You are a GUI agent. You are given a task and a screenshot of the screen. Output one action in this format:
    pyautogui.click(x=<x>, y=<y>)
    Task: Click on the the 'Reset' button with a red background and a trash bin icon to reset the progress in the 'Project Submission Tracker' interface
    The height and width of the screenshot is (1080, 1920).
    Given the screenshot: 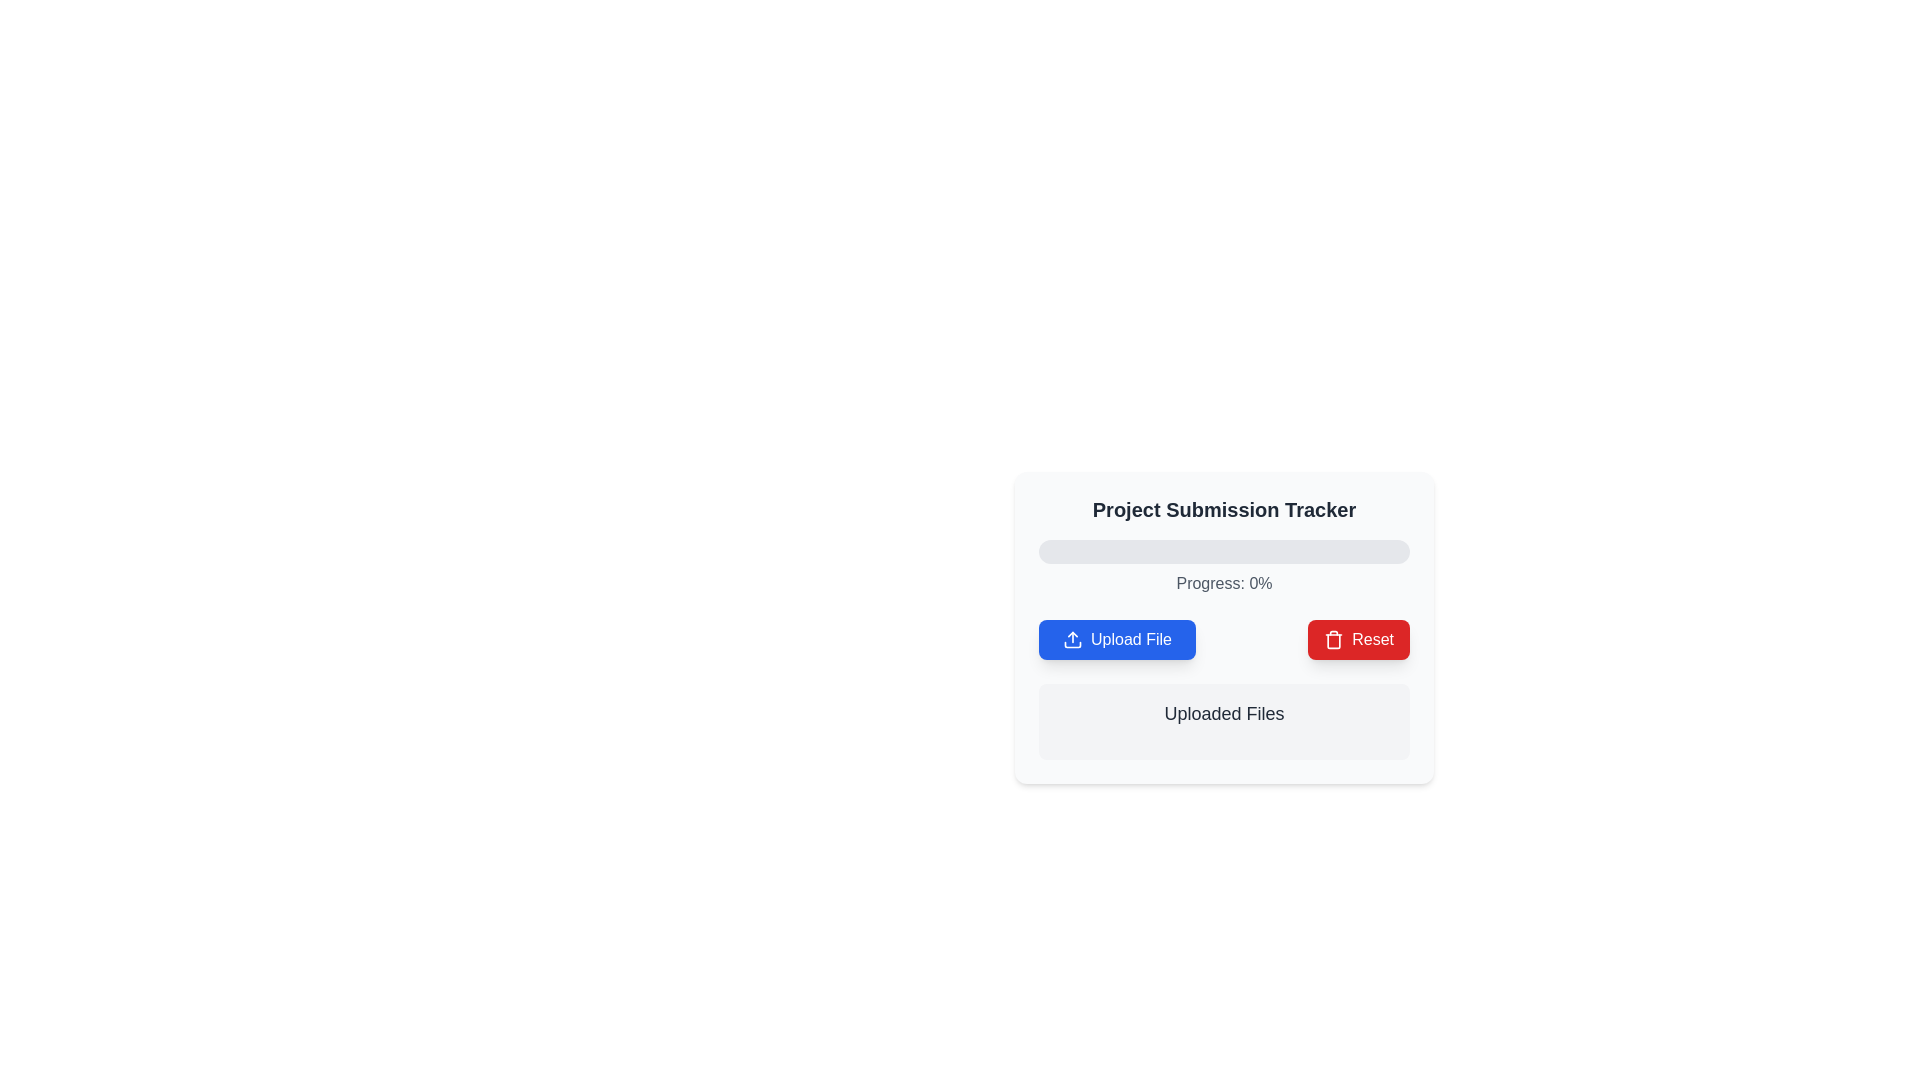 What is the action you would take?
    pyautogui.click(x=1358, y=640)
    